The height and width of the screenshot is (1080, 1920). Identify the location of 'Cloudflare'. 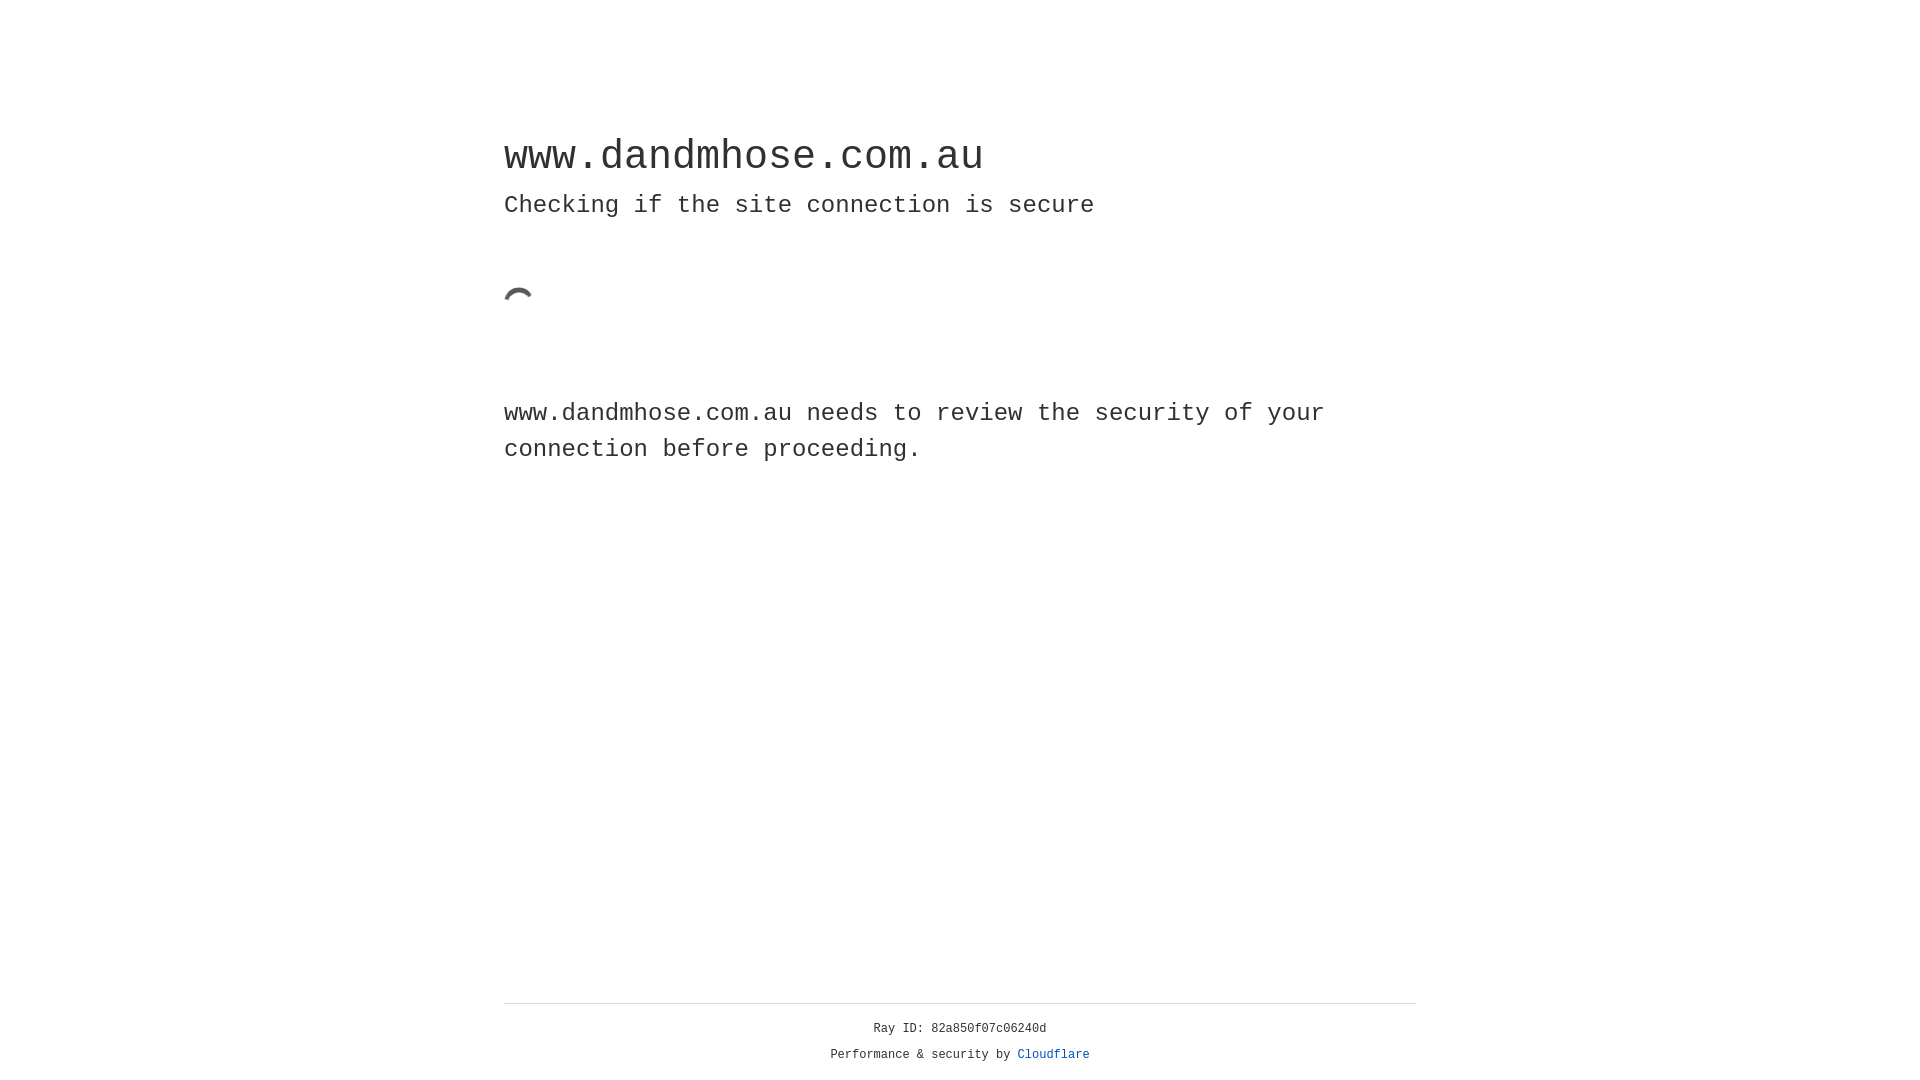
(1053, 1054).